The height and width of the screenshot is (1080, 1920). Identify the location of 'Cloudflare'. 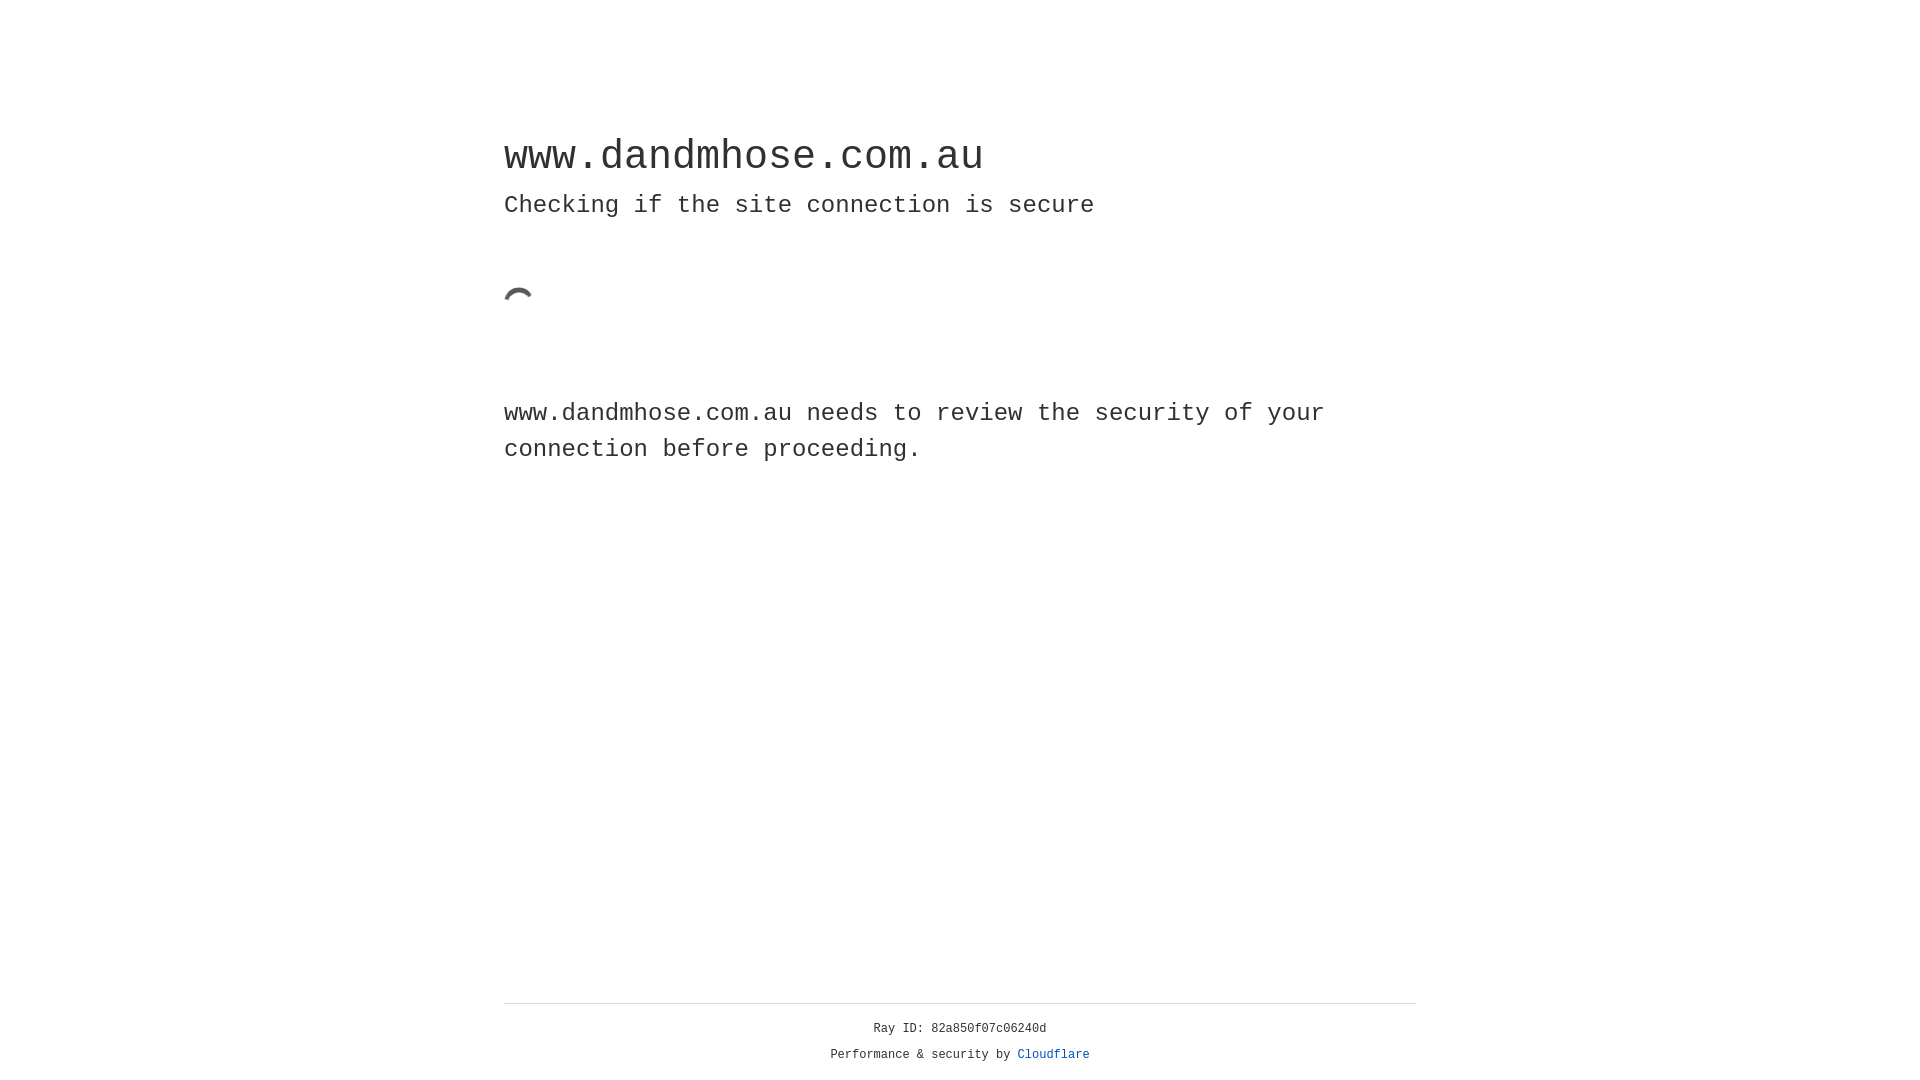
(1053, 1054).